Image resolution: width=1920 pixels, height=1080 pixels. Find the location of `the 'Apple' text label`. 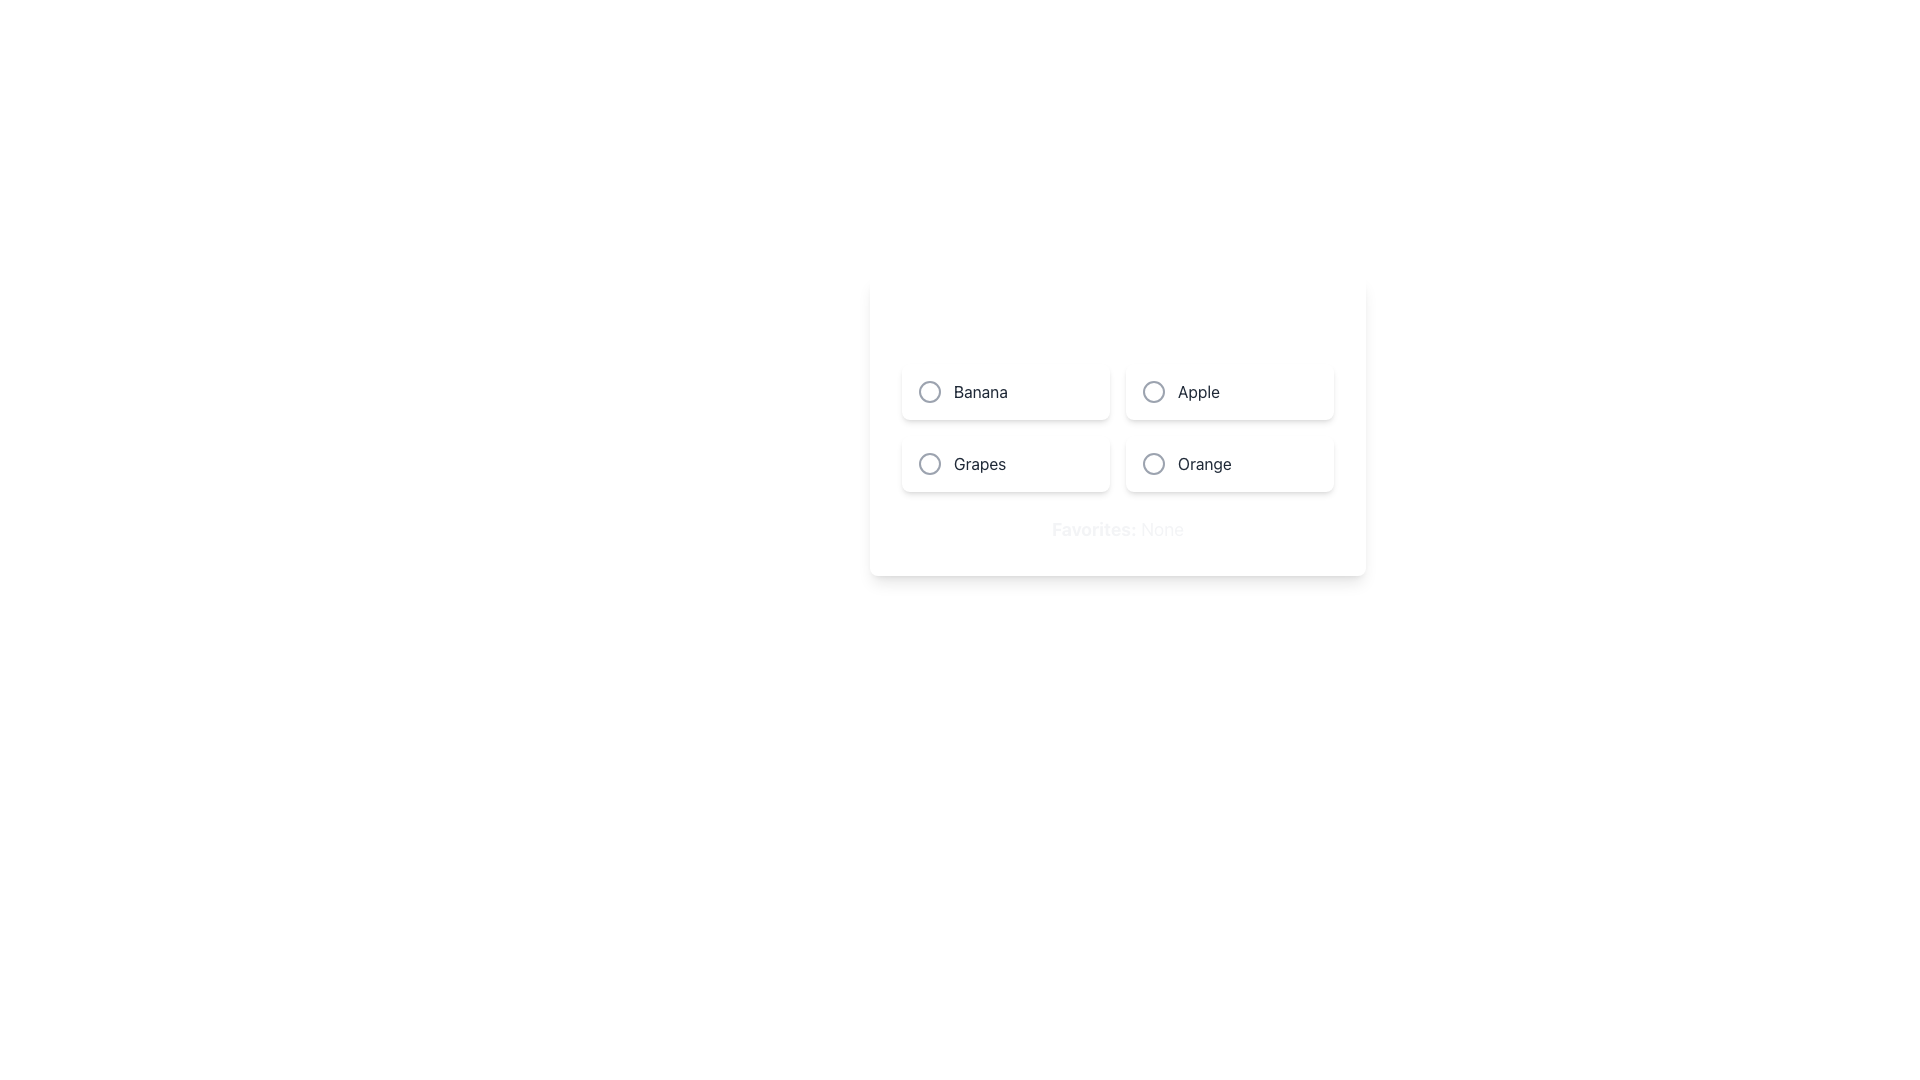

the 'Apple' text label is located at coordinates (1199, 392).